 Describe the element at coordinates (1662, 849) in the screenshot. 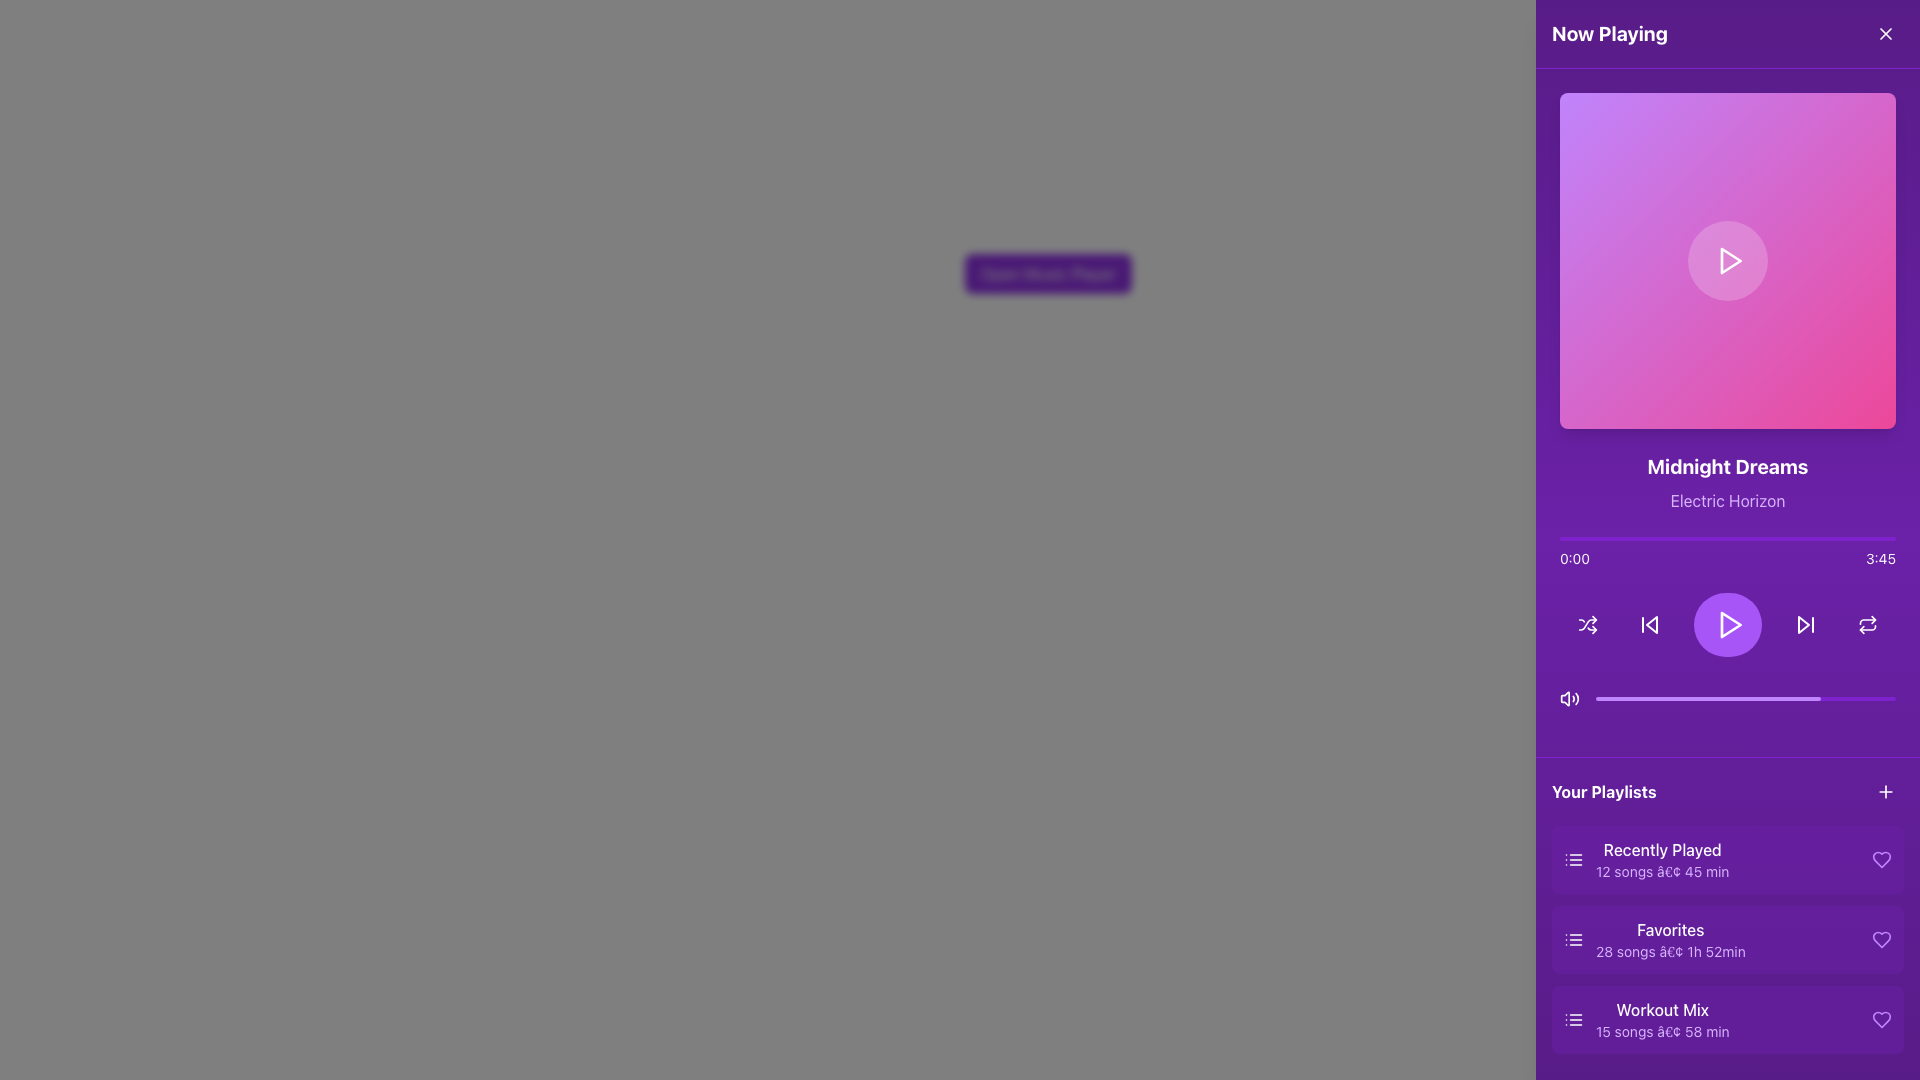

I see `the 'Recently Played' text label, which is a medium-sized purple font title in the playlist interface, positioned in the 'Your Playlists' section` at that location.